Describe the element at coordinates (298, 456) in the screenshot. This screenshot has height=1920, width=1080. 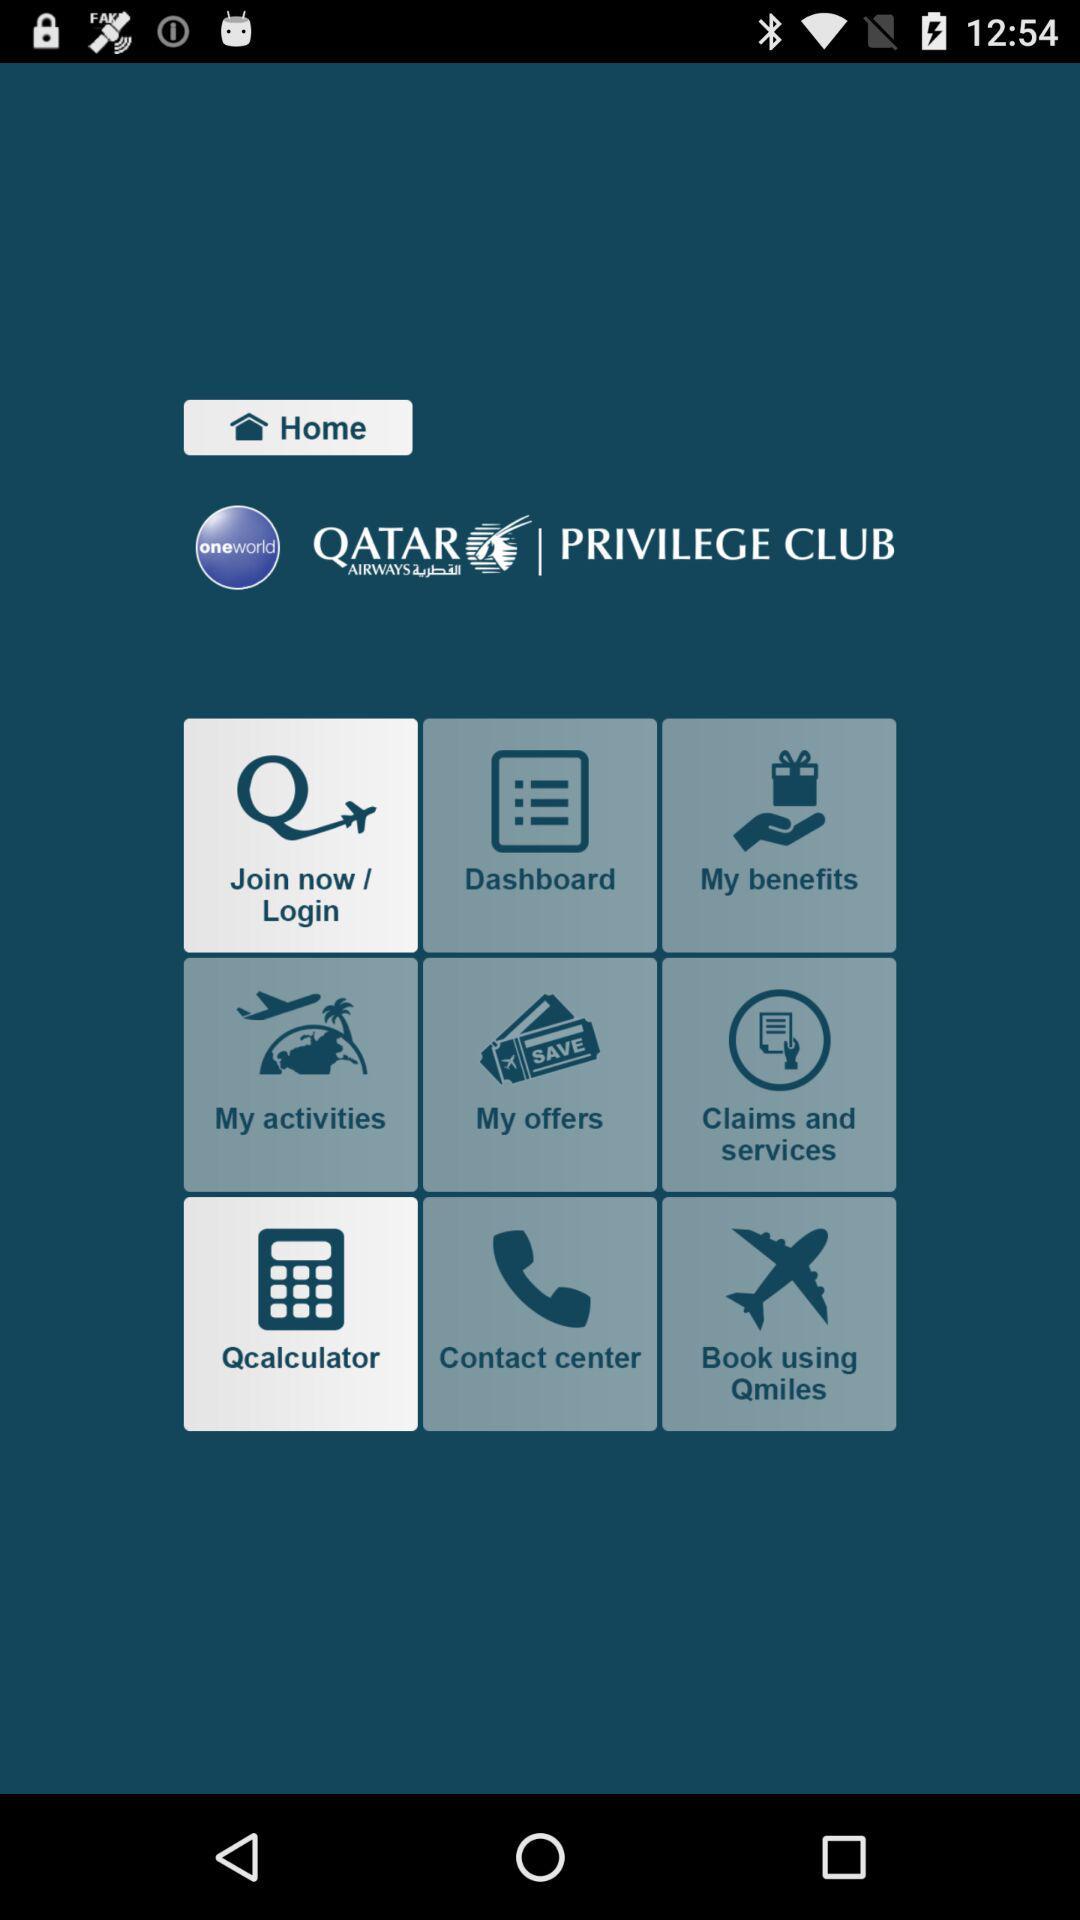
I see `the date_range icon` at that location.